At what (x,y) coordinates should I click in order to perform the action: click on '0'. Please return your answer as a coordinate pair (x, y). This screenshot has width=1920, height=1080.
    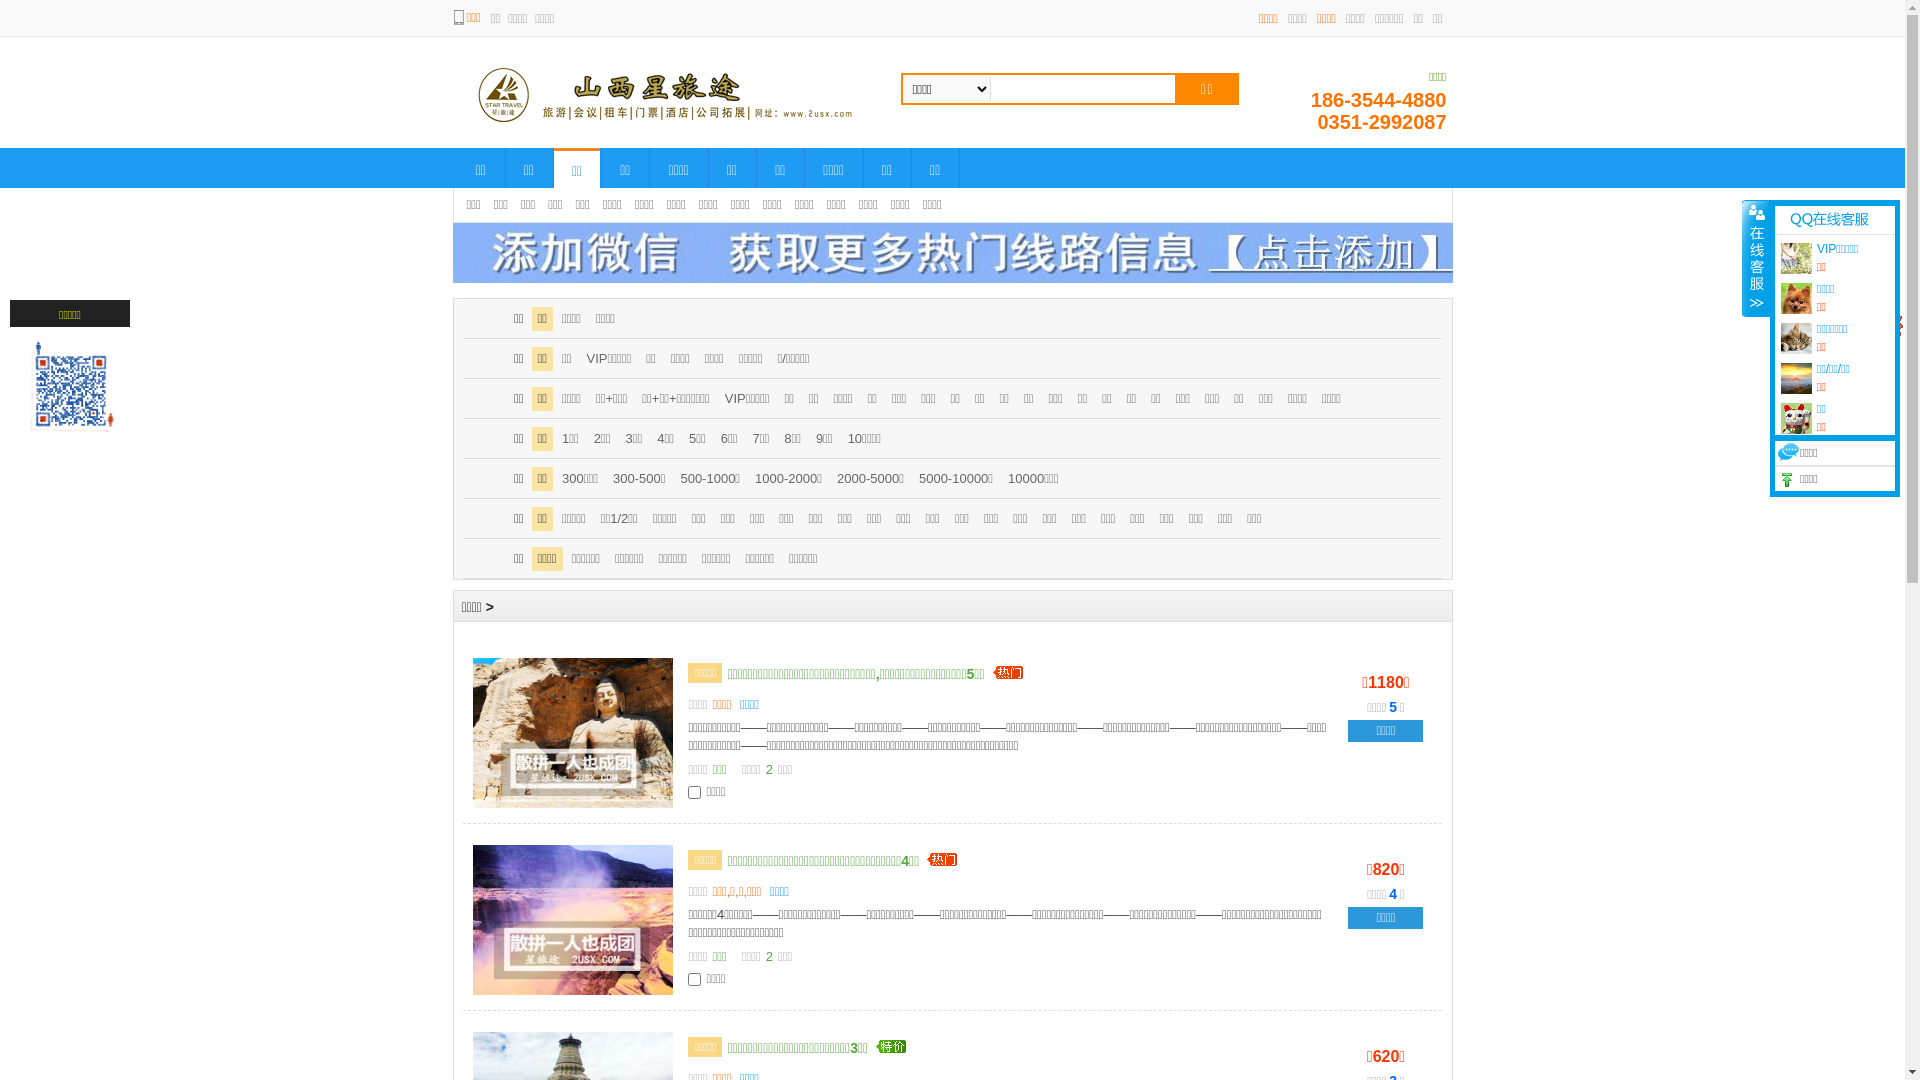
    Looking at the image, I should click on (1876, 323).